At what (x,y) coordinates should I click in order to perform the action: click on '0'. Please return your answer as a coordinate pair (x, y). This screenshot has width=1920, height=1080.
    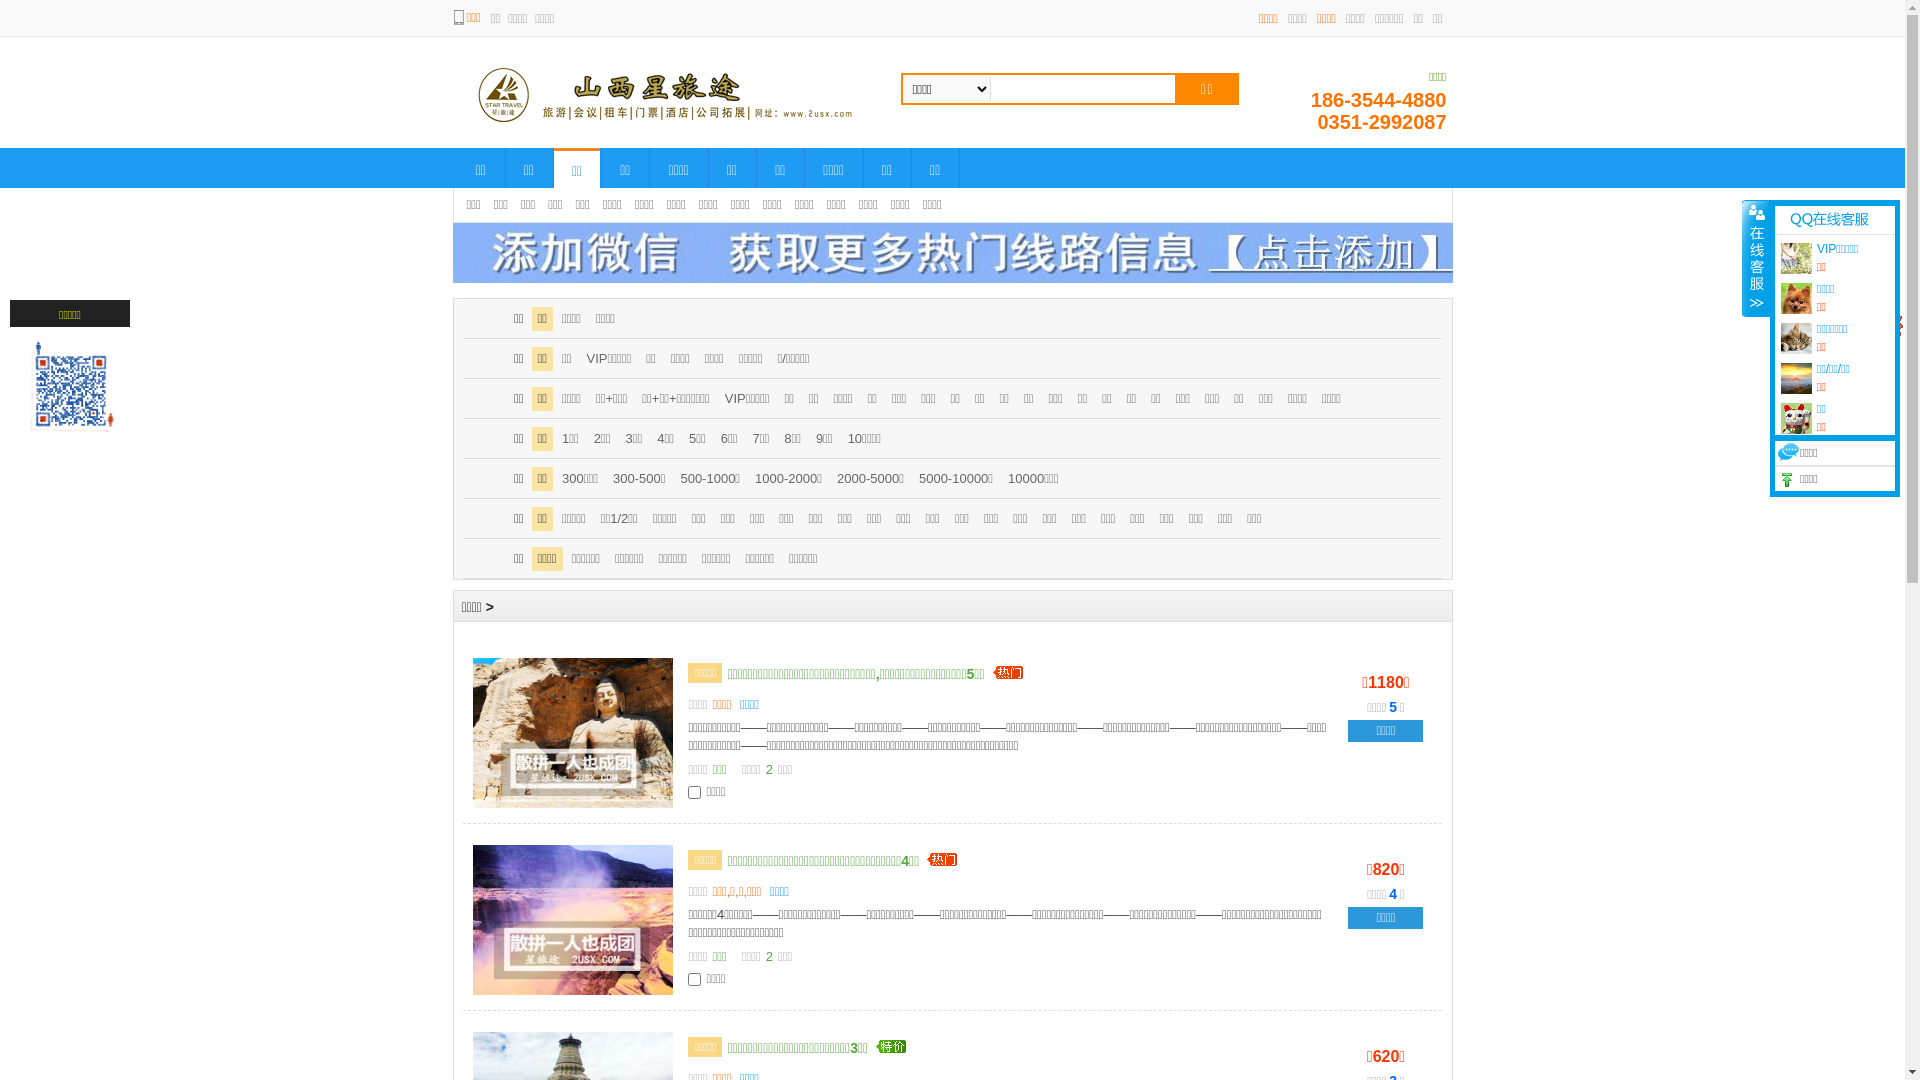
    Looking at the image, I should click on (1876, 323).